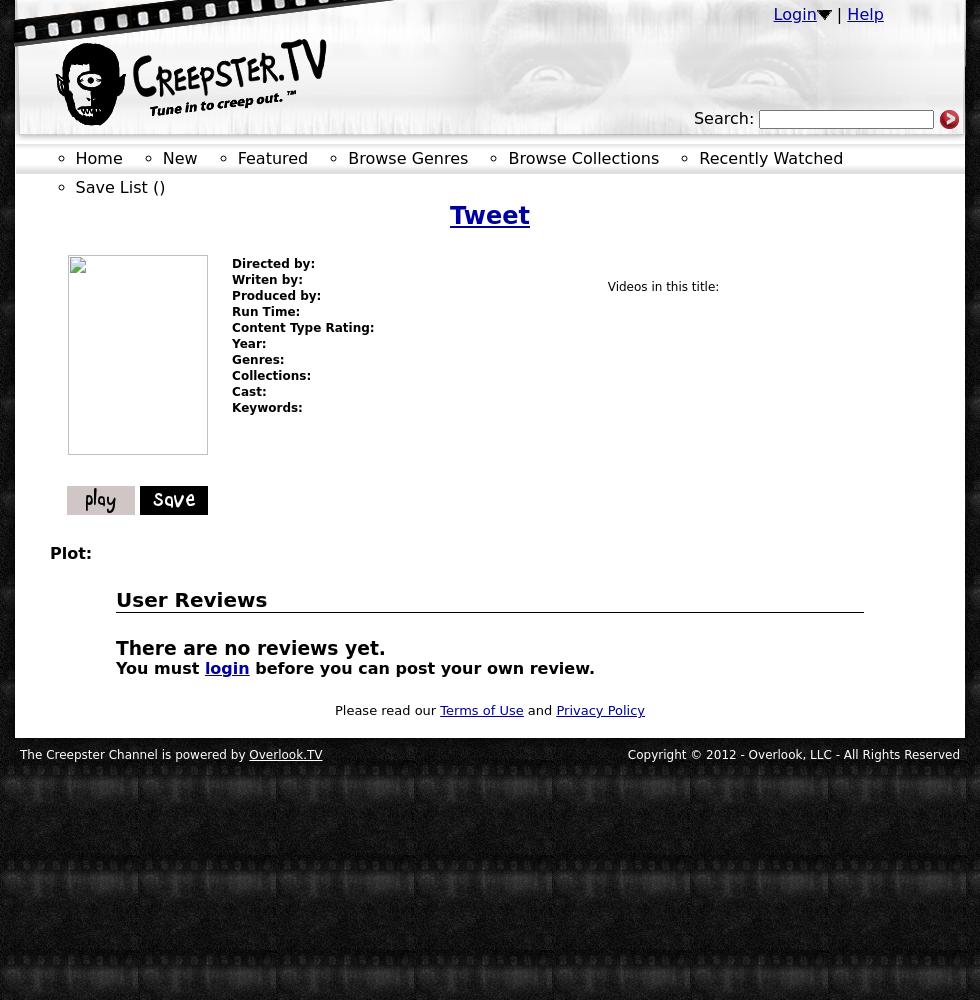 The width and height of the screenshot is (980, 1000). Describe the element at coordinates (539, 709) in the screenshot. I see `'and'` at that location.